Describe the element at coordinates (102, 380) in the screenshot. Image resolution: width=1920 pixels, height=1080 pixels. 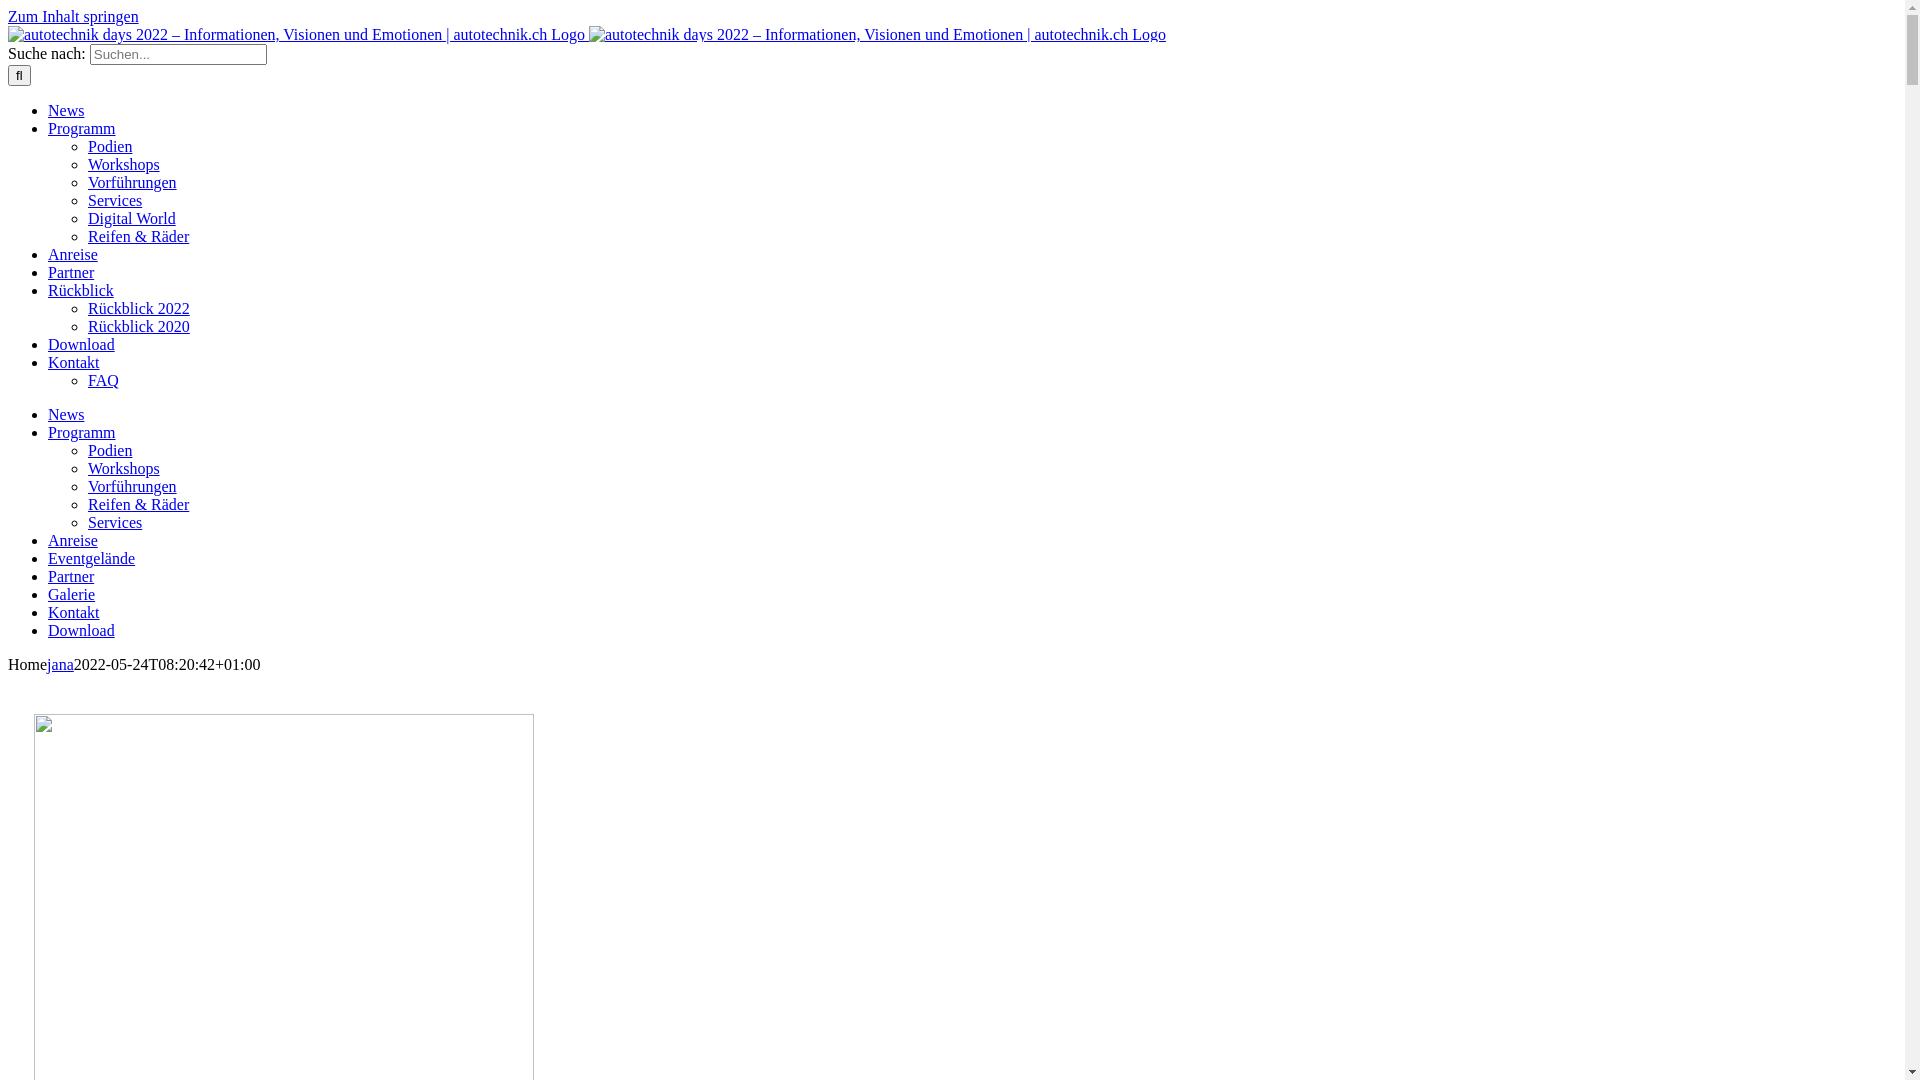
I see `'FAQ'` at that location.